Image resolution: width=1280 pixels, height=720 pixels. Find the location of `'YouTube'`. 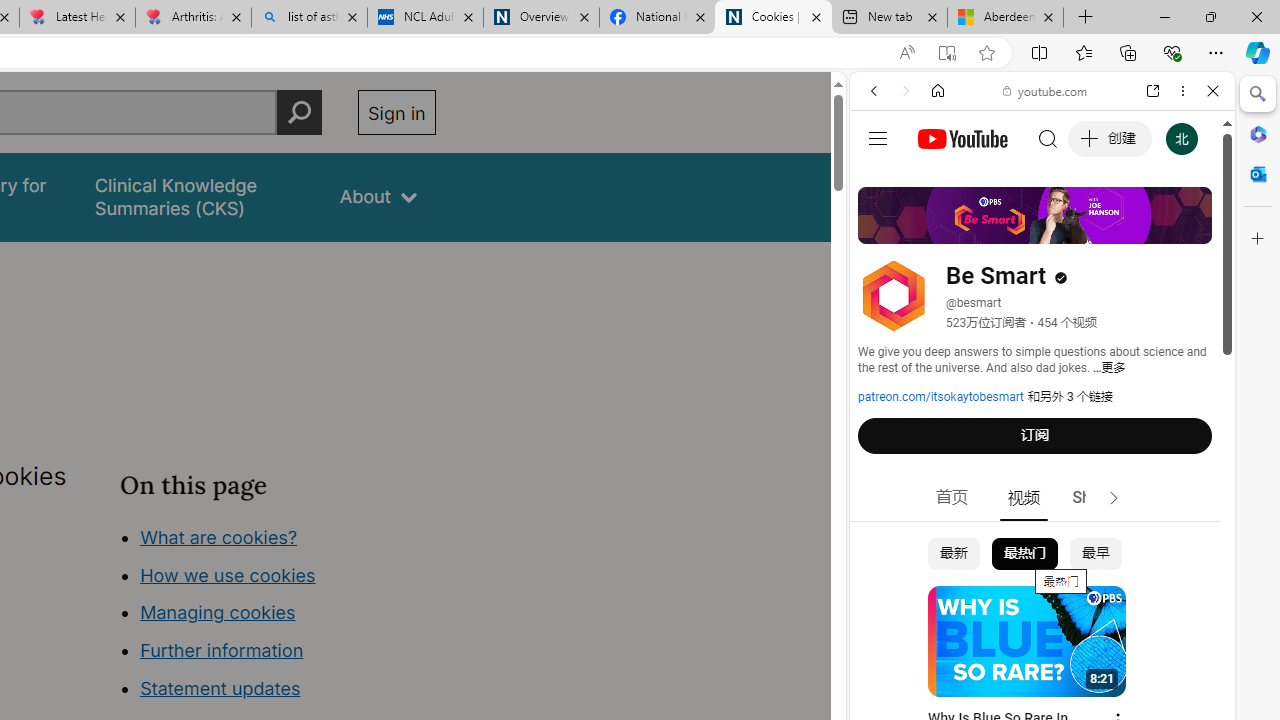

'YouTube' is located at coordinates (1034, 297).